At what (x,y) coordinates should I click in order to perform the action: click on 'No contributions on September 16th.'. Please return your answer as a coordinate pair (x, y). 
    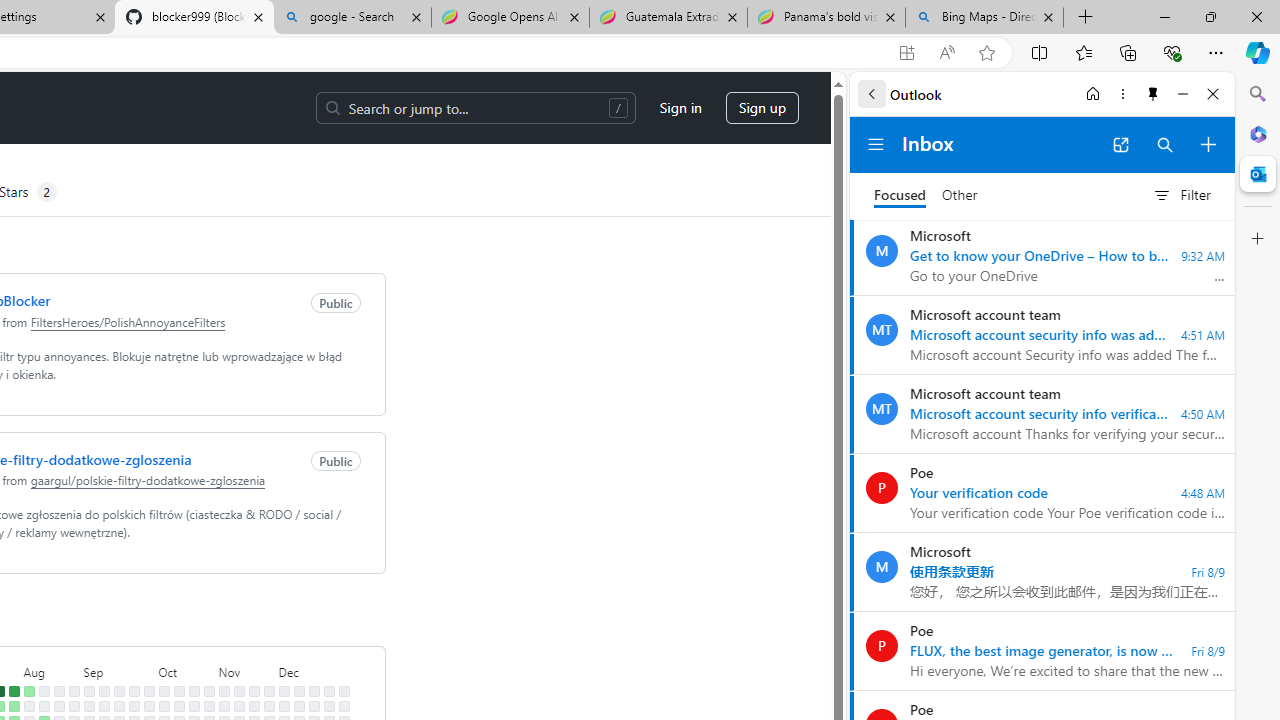
    Looking at the image, I should click on (118, 705).